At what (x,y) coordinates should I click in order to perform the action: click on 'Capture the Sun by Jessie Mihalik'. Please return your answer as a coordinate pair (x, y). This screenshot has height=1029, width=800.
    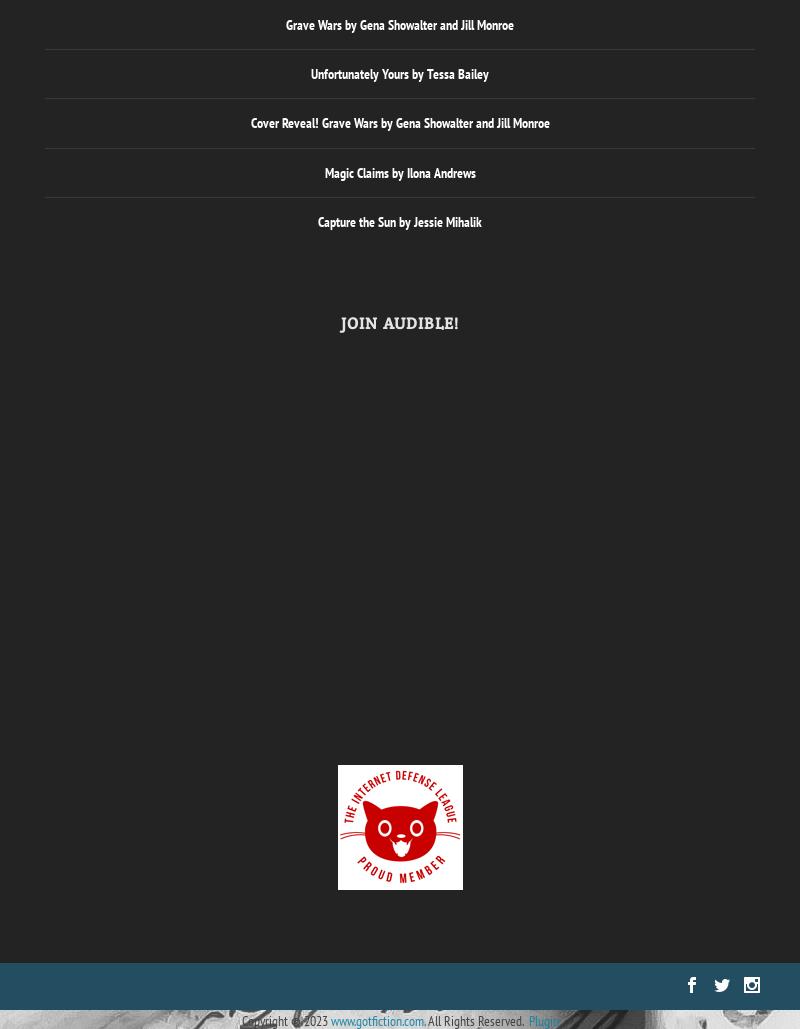
    Looking at the image, I should click on (317, 220).